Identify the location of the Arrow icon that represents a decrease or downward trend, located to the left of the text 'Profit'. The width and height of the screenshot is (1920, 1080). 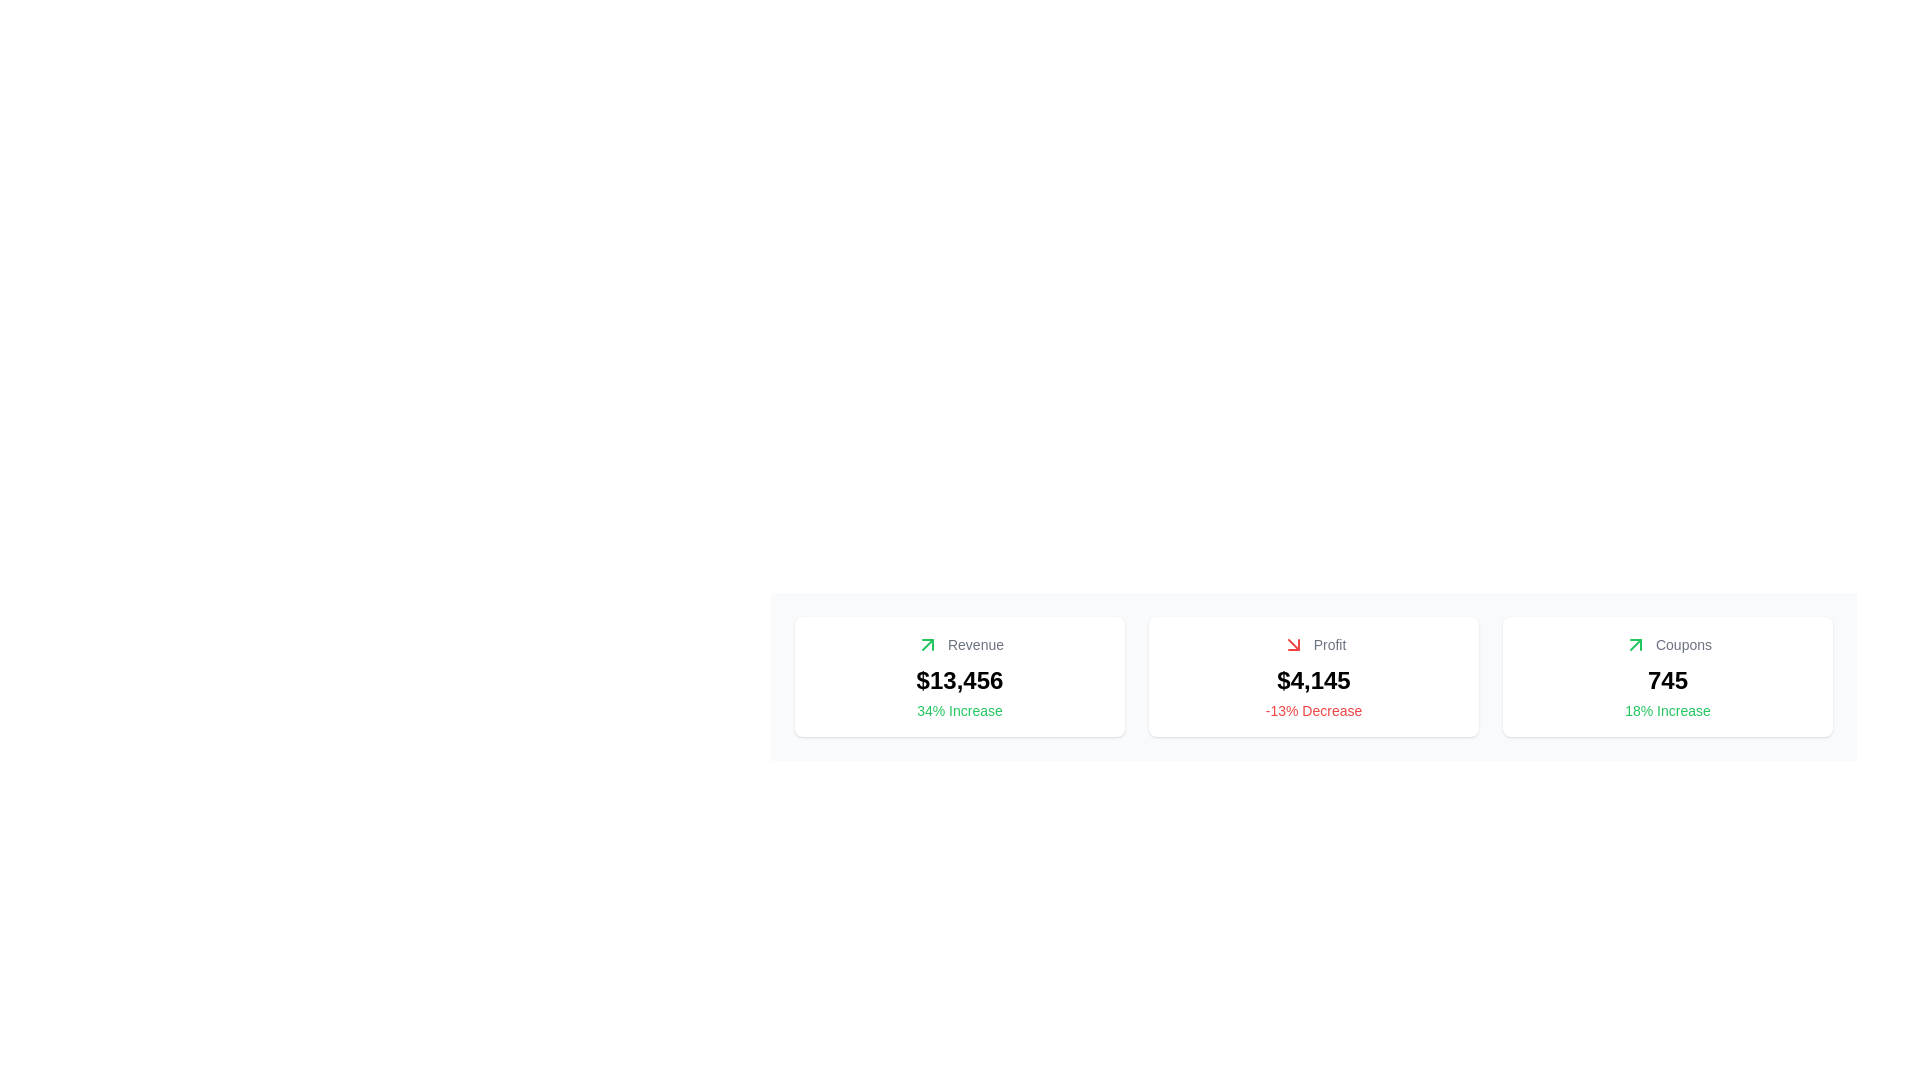
(1293, 644).